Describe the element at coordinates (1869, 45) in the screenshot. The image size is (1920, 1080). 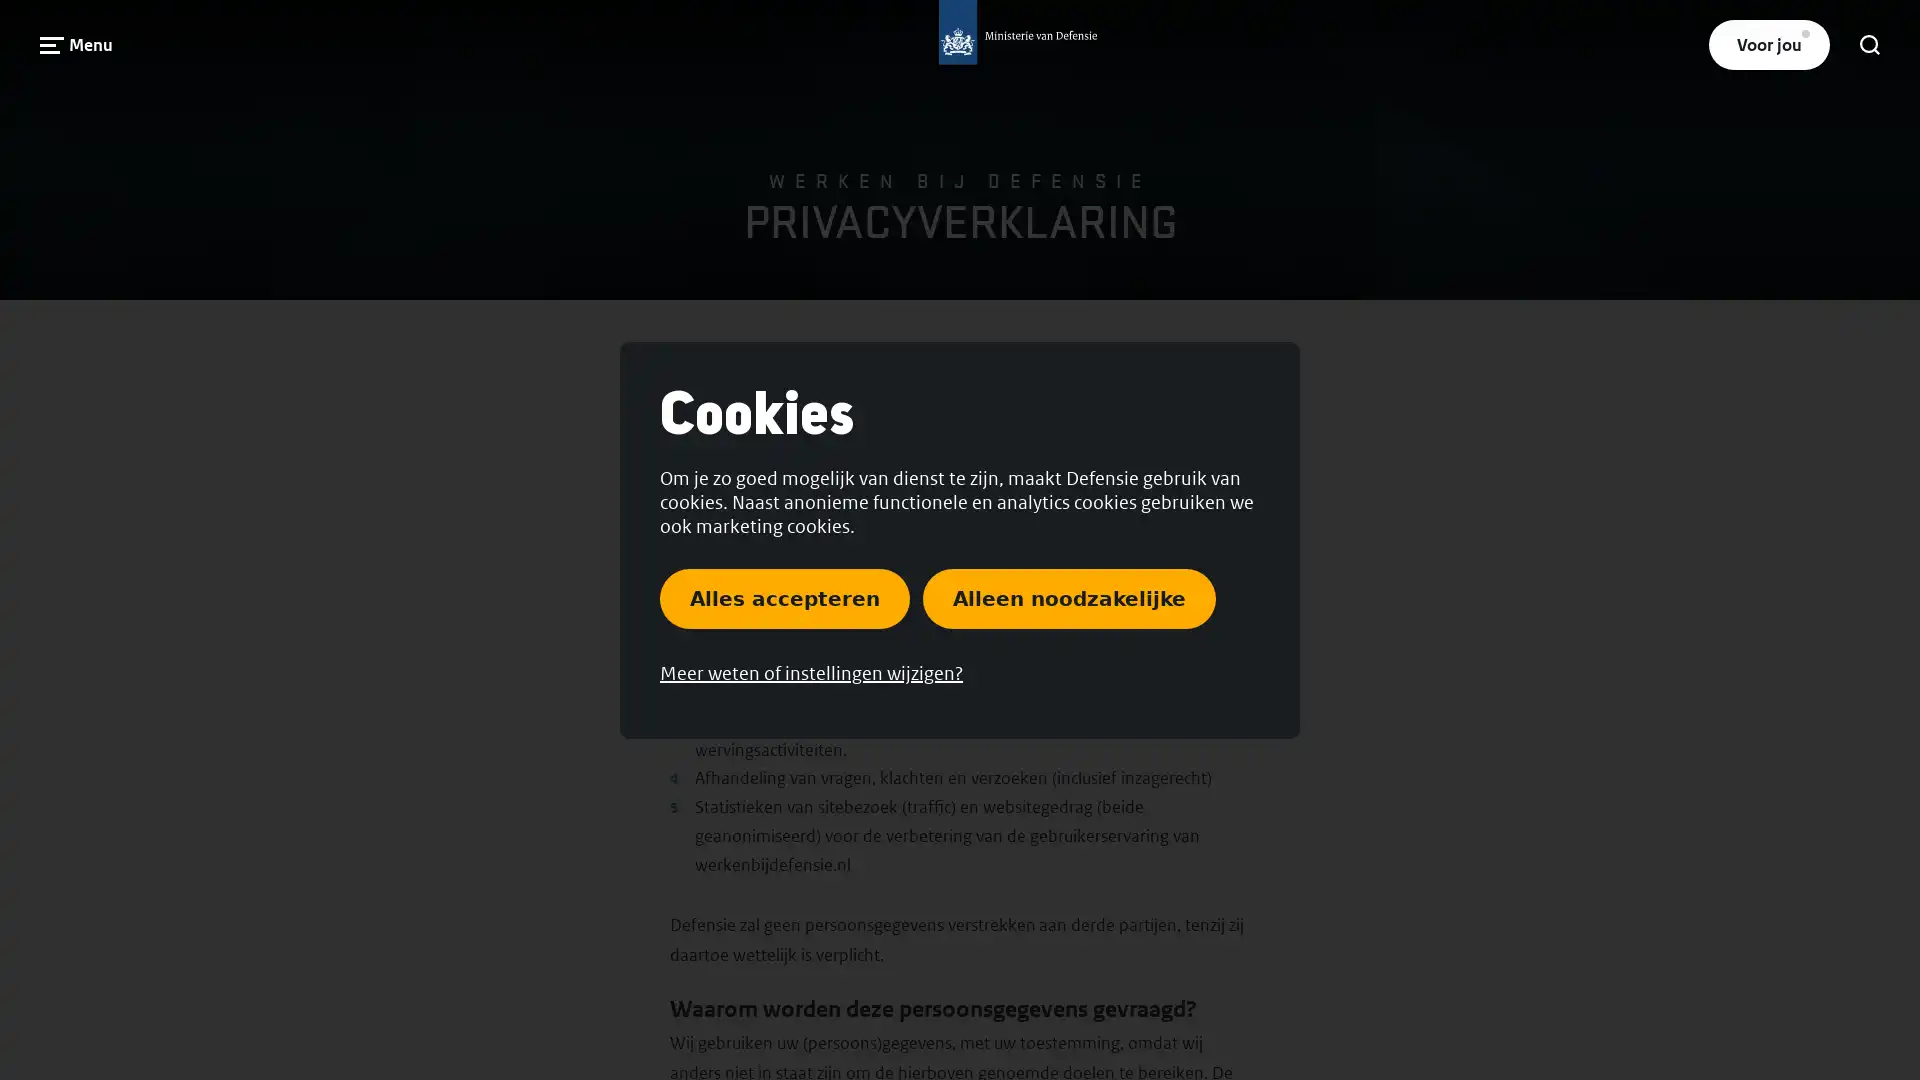
I see `Zoeken openen` at that location.